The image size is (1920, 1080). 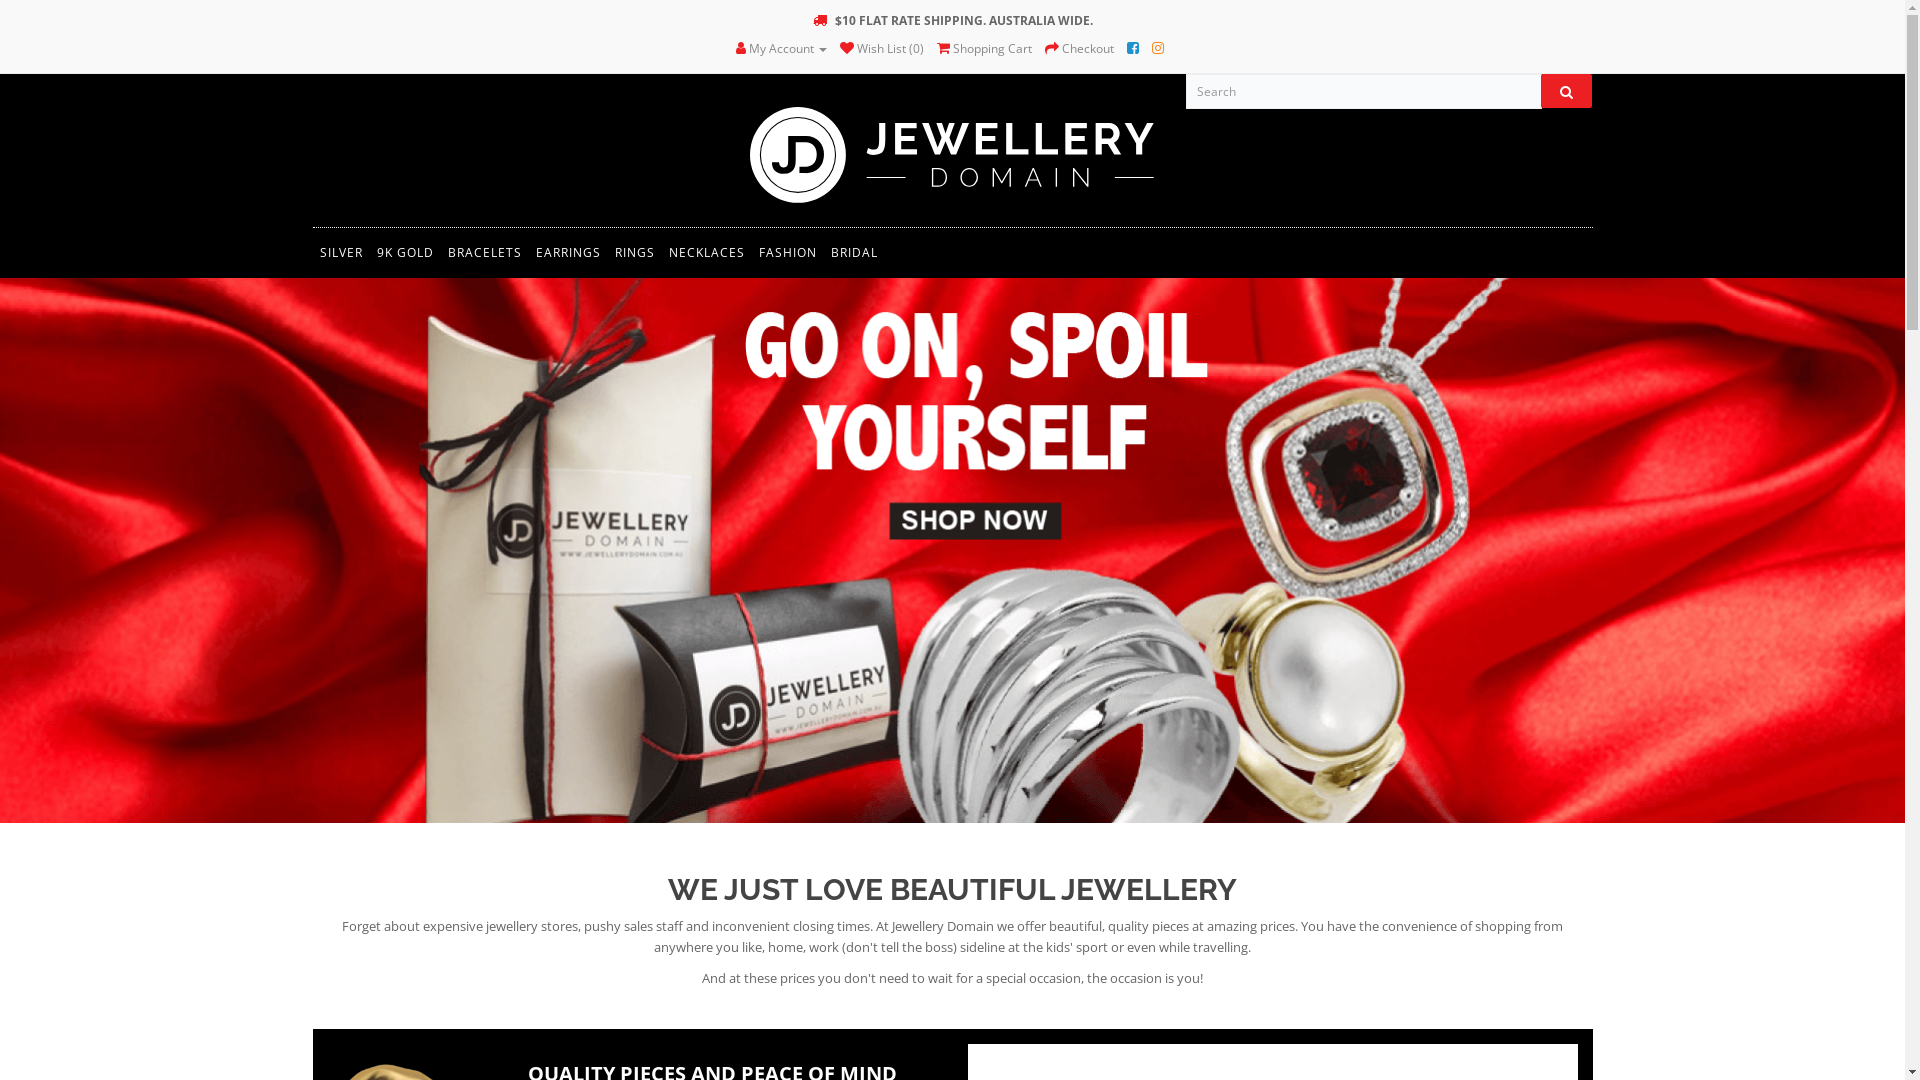 I want to click on 'Shopping Cart', so click(x=984, y=47).